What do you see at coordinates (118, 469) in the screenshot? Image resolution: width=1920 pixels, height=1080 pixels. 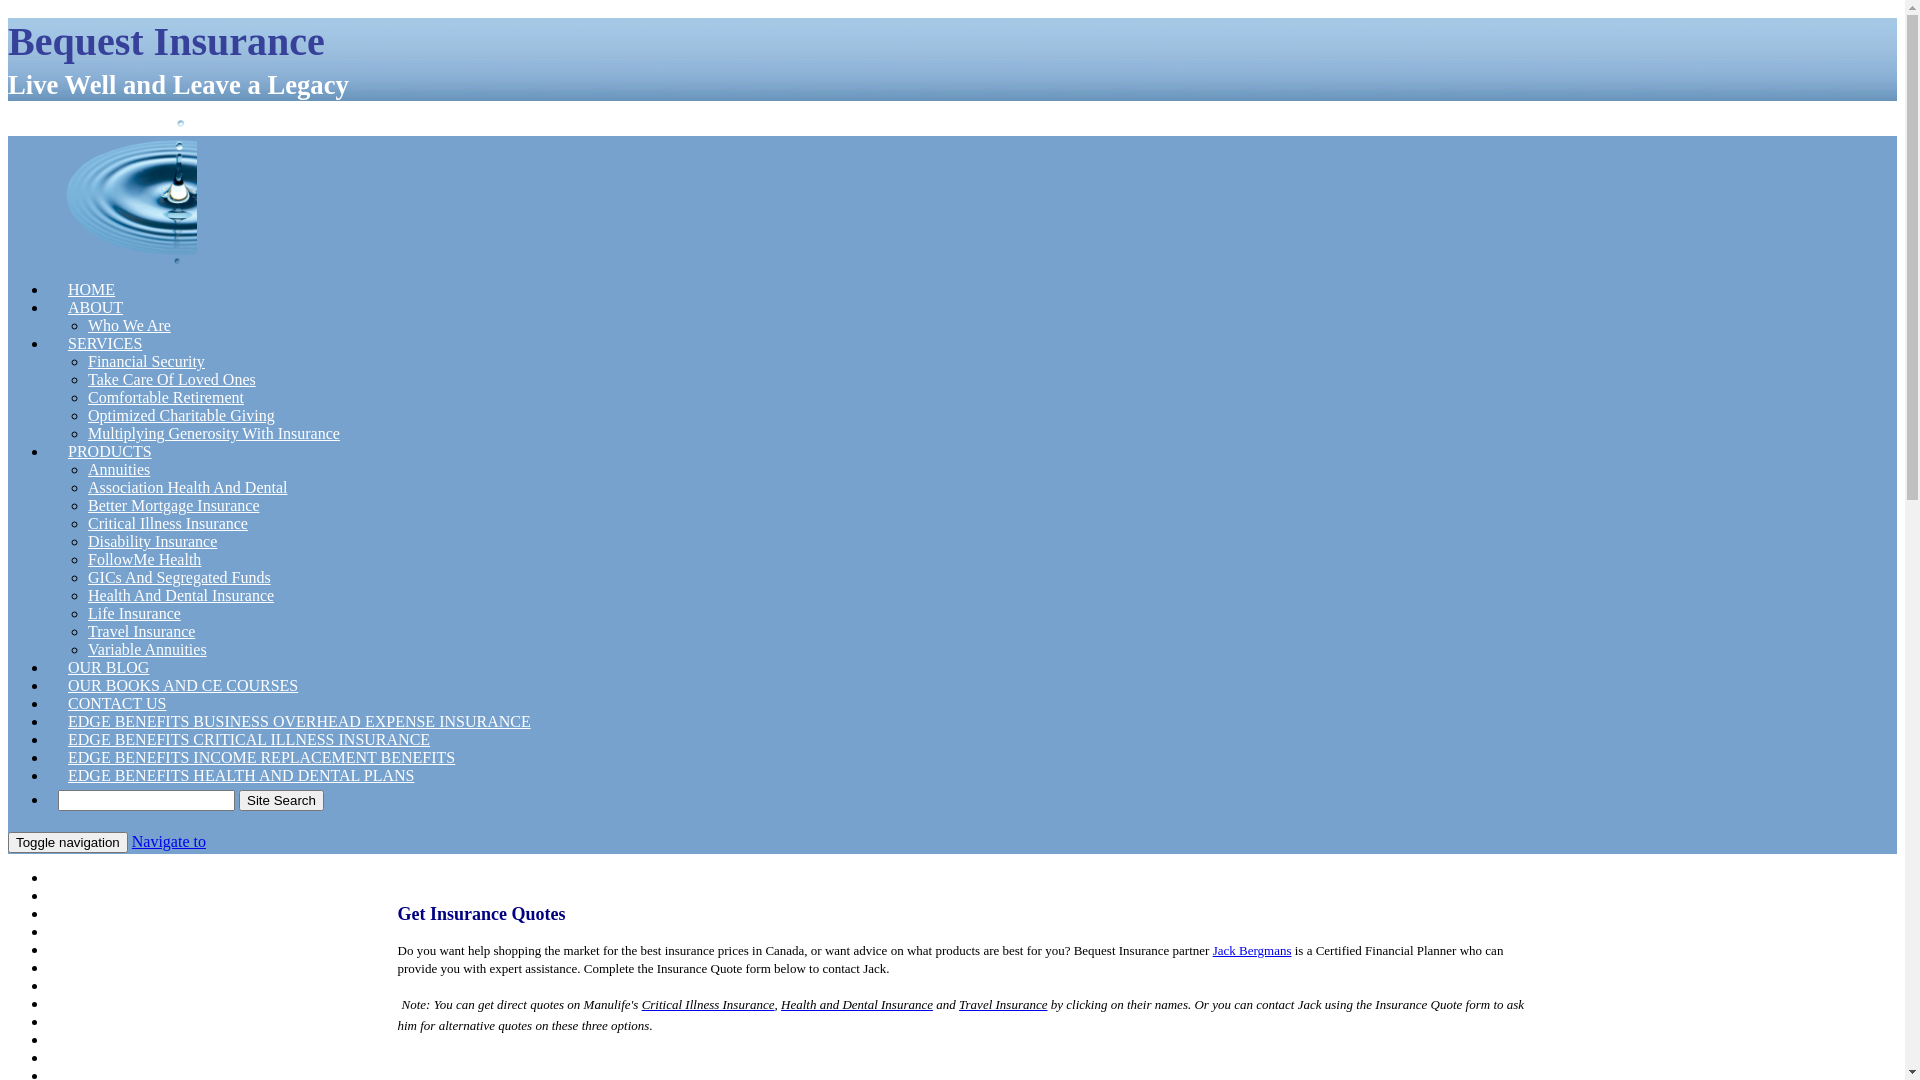 I see `'Annuities'` at bounding box center [118, 469].